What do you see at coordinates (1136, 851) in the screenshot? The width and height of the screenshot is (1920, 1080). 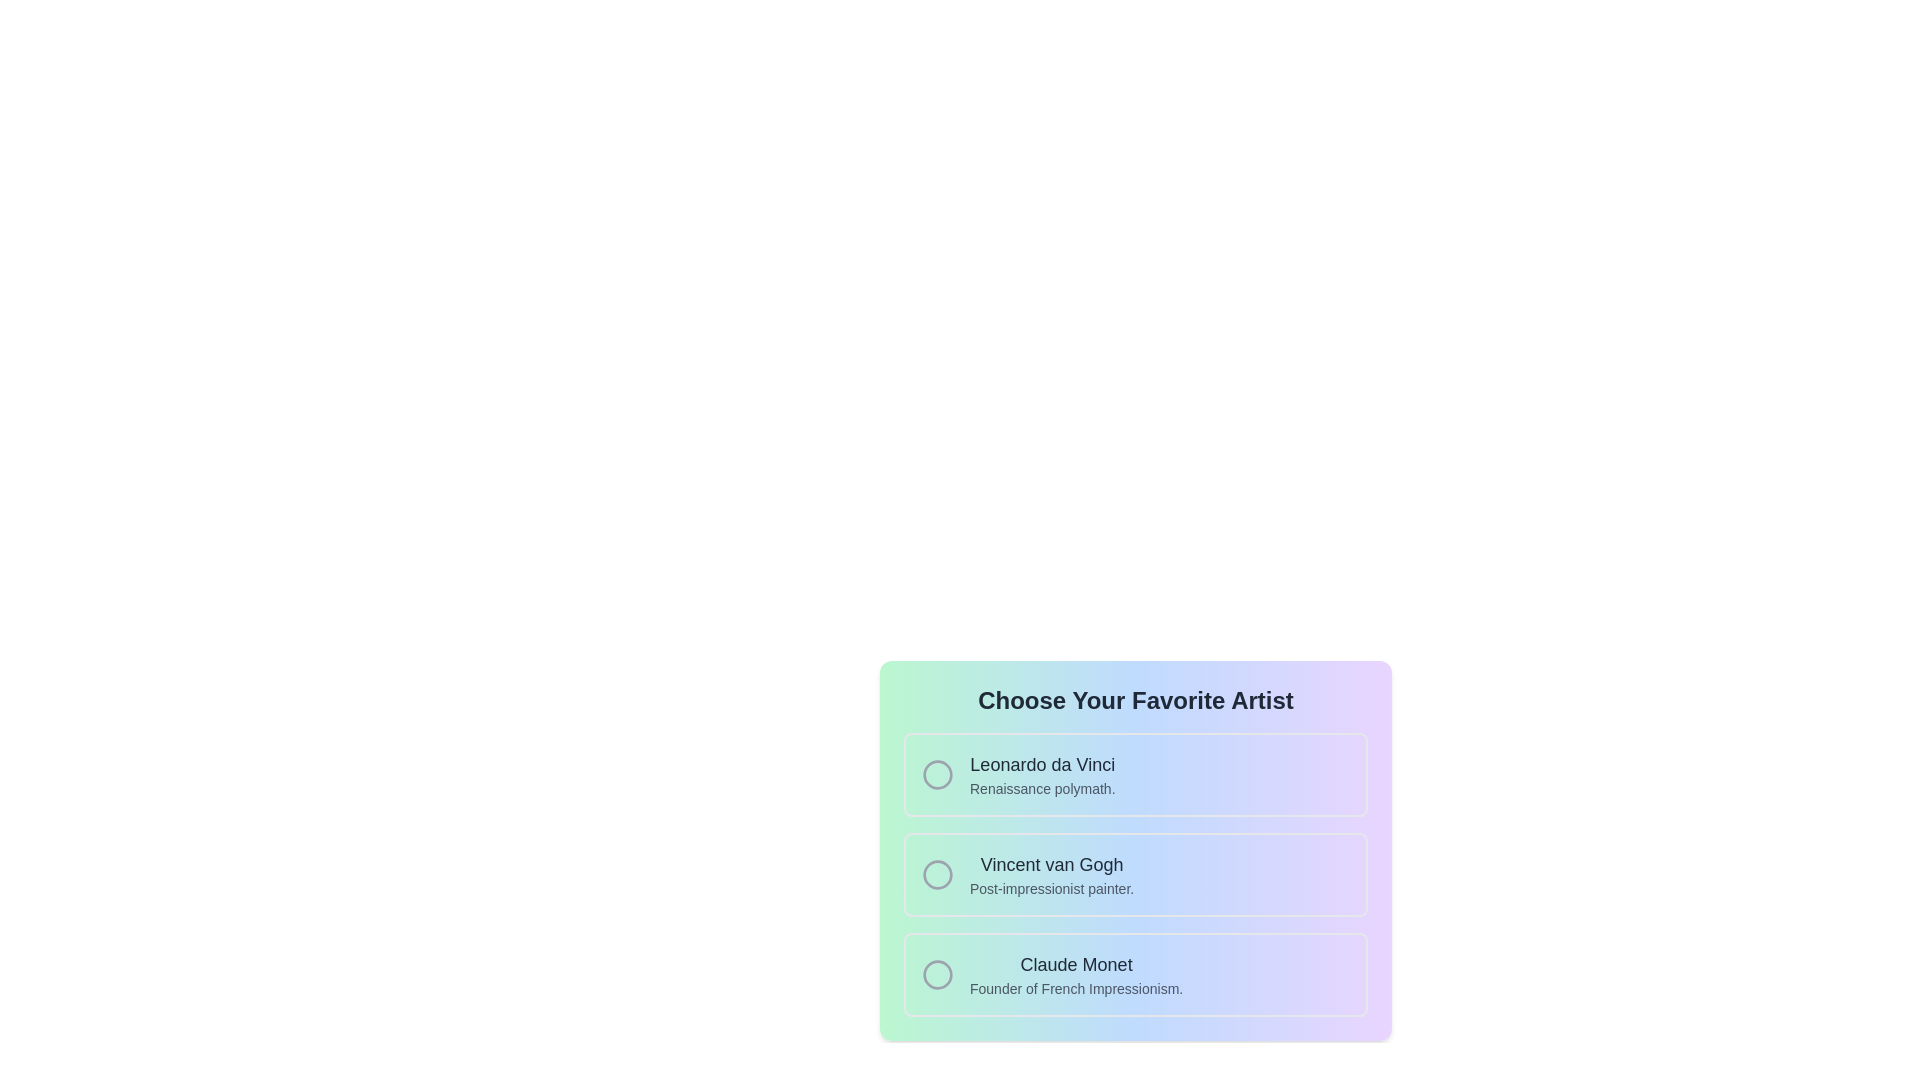 I see `the radio button in the selection group` at bounding box center [1136, 851].